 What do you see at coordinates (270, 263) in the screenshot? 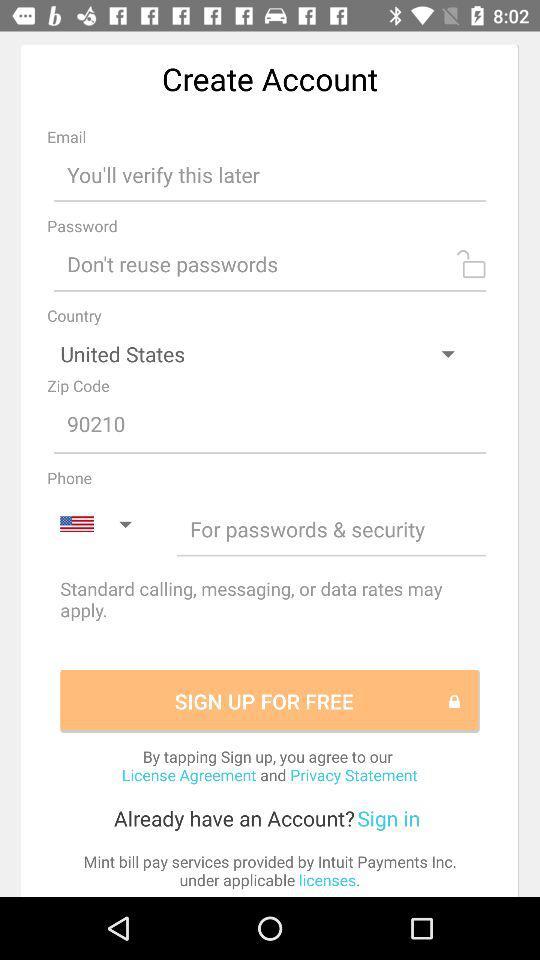
I see `creat password` at bounding box center [270, 263].